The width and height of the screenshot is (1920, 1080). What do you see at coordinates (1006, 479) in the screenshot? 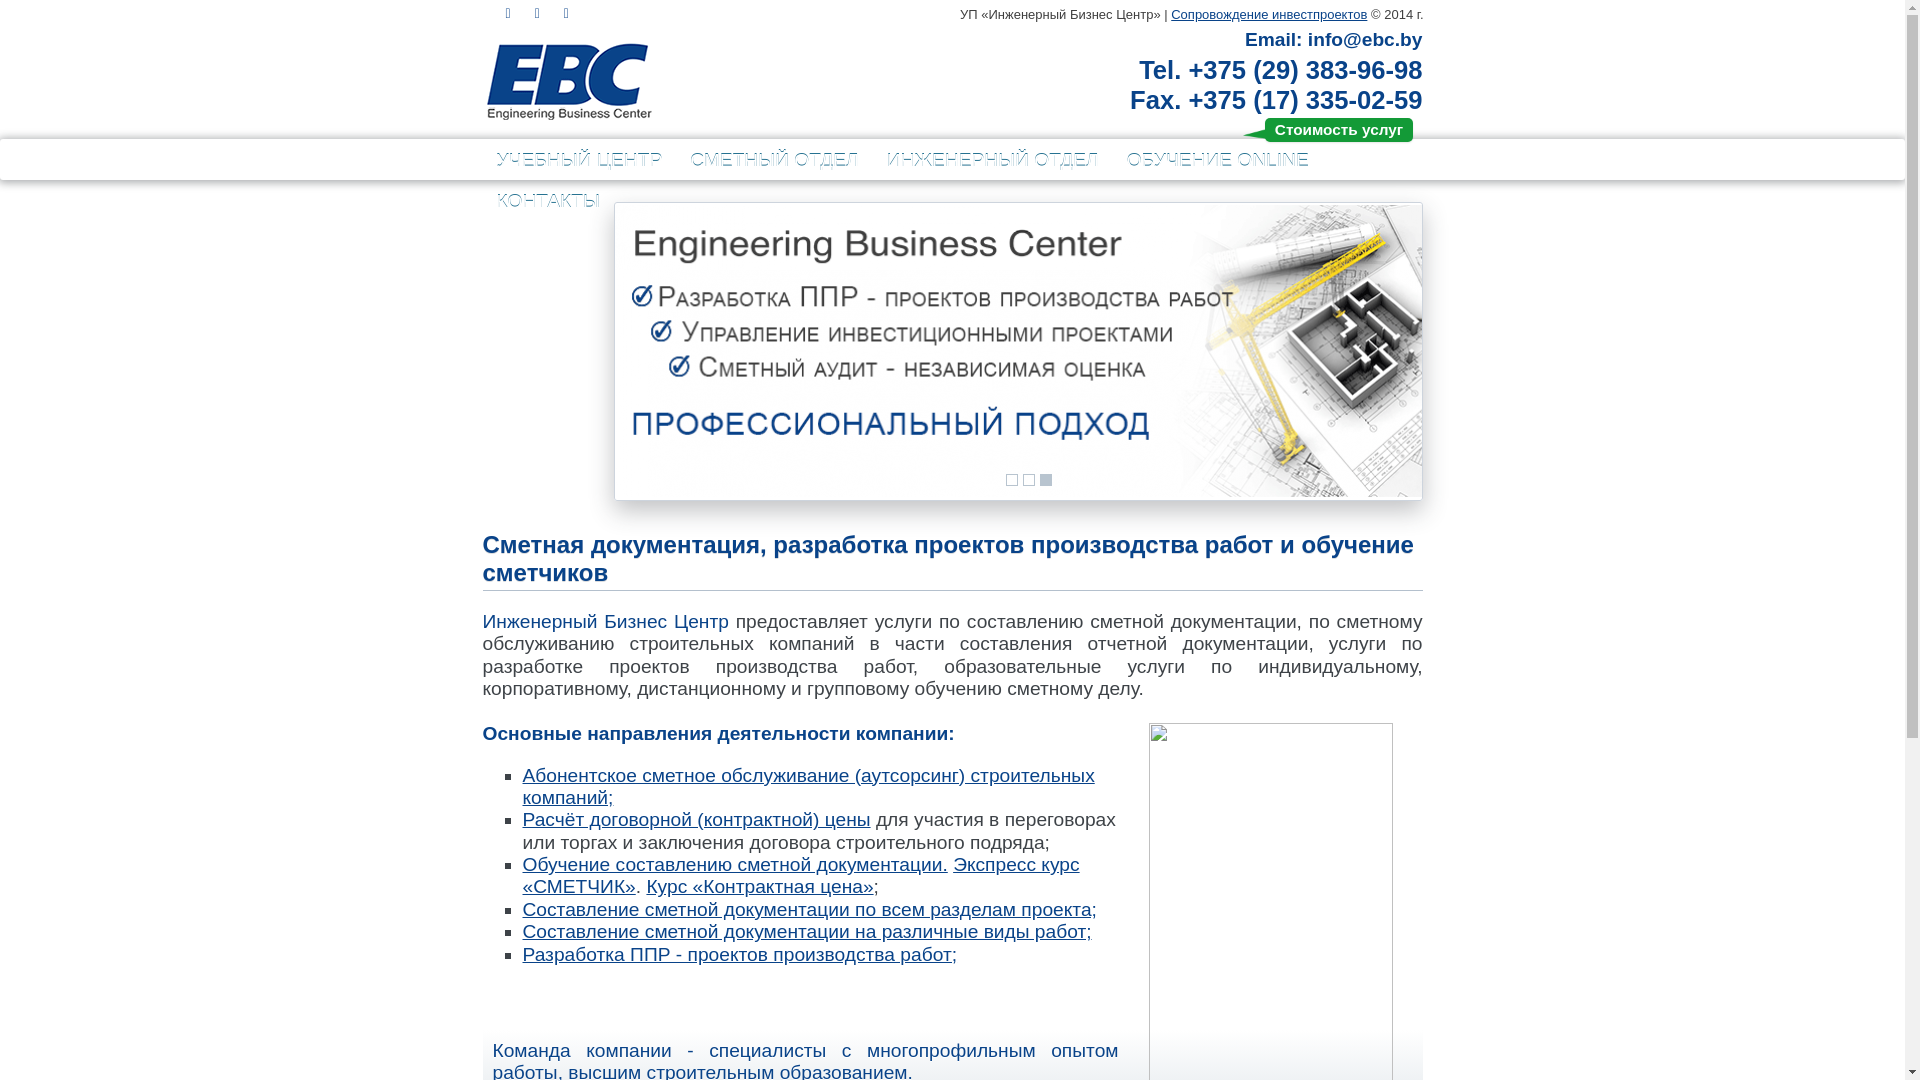
I see `'1'` at bounding box center [1006, 479].